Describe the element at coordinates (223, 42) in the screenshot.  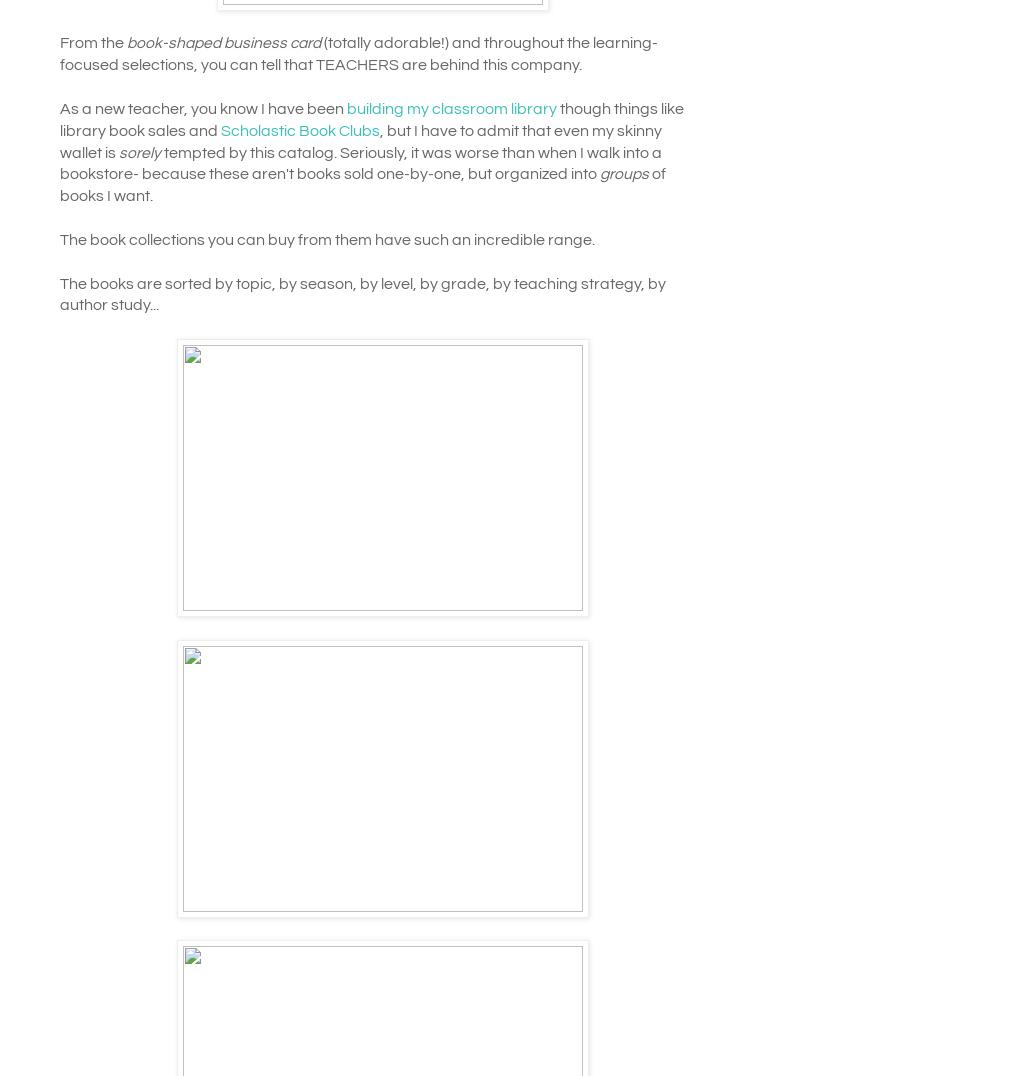
I see `'book-shaped business card'` at that location.